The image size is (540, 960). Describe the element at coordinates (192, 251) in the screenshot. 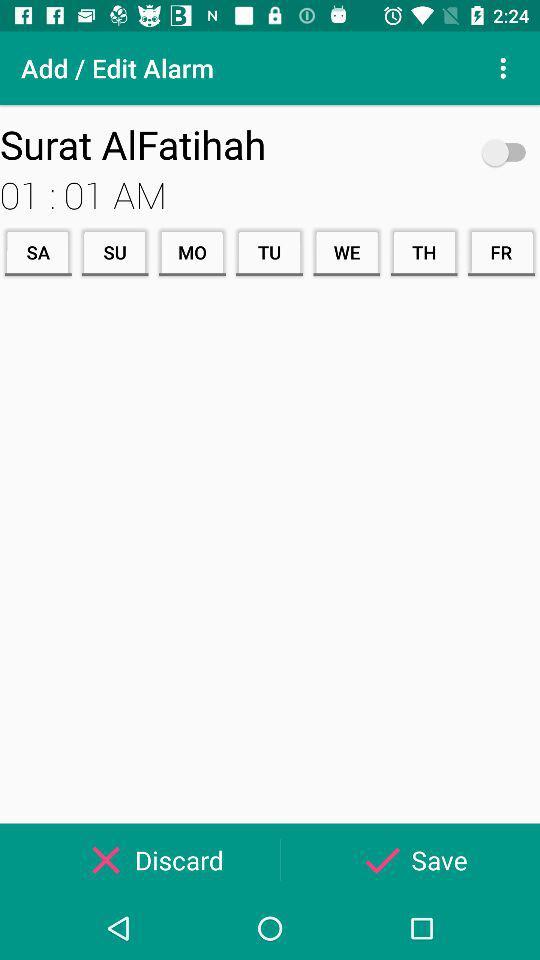

I see `the item next to su icon` at that location.